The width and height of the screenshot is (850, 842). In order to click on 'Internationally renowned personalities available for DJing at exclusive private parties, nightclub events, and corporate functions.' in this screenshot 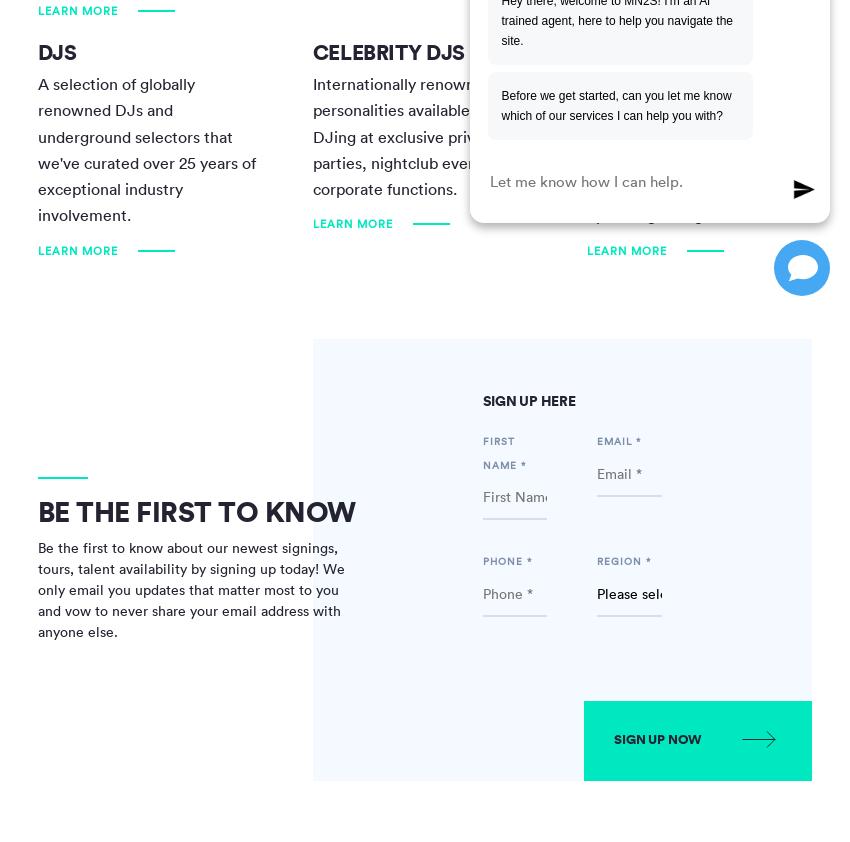, I will do `click(418, 135)`.